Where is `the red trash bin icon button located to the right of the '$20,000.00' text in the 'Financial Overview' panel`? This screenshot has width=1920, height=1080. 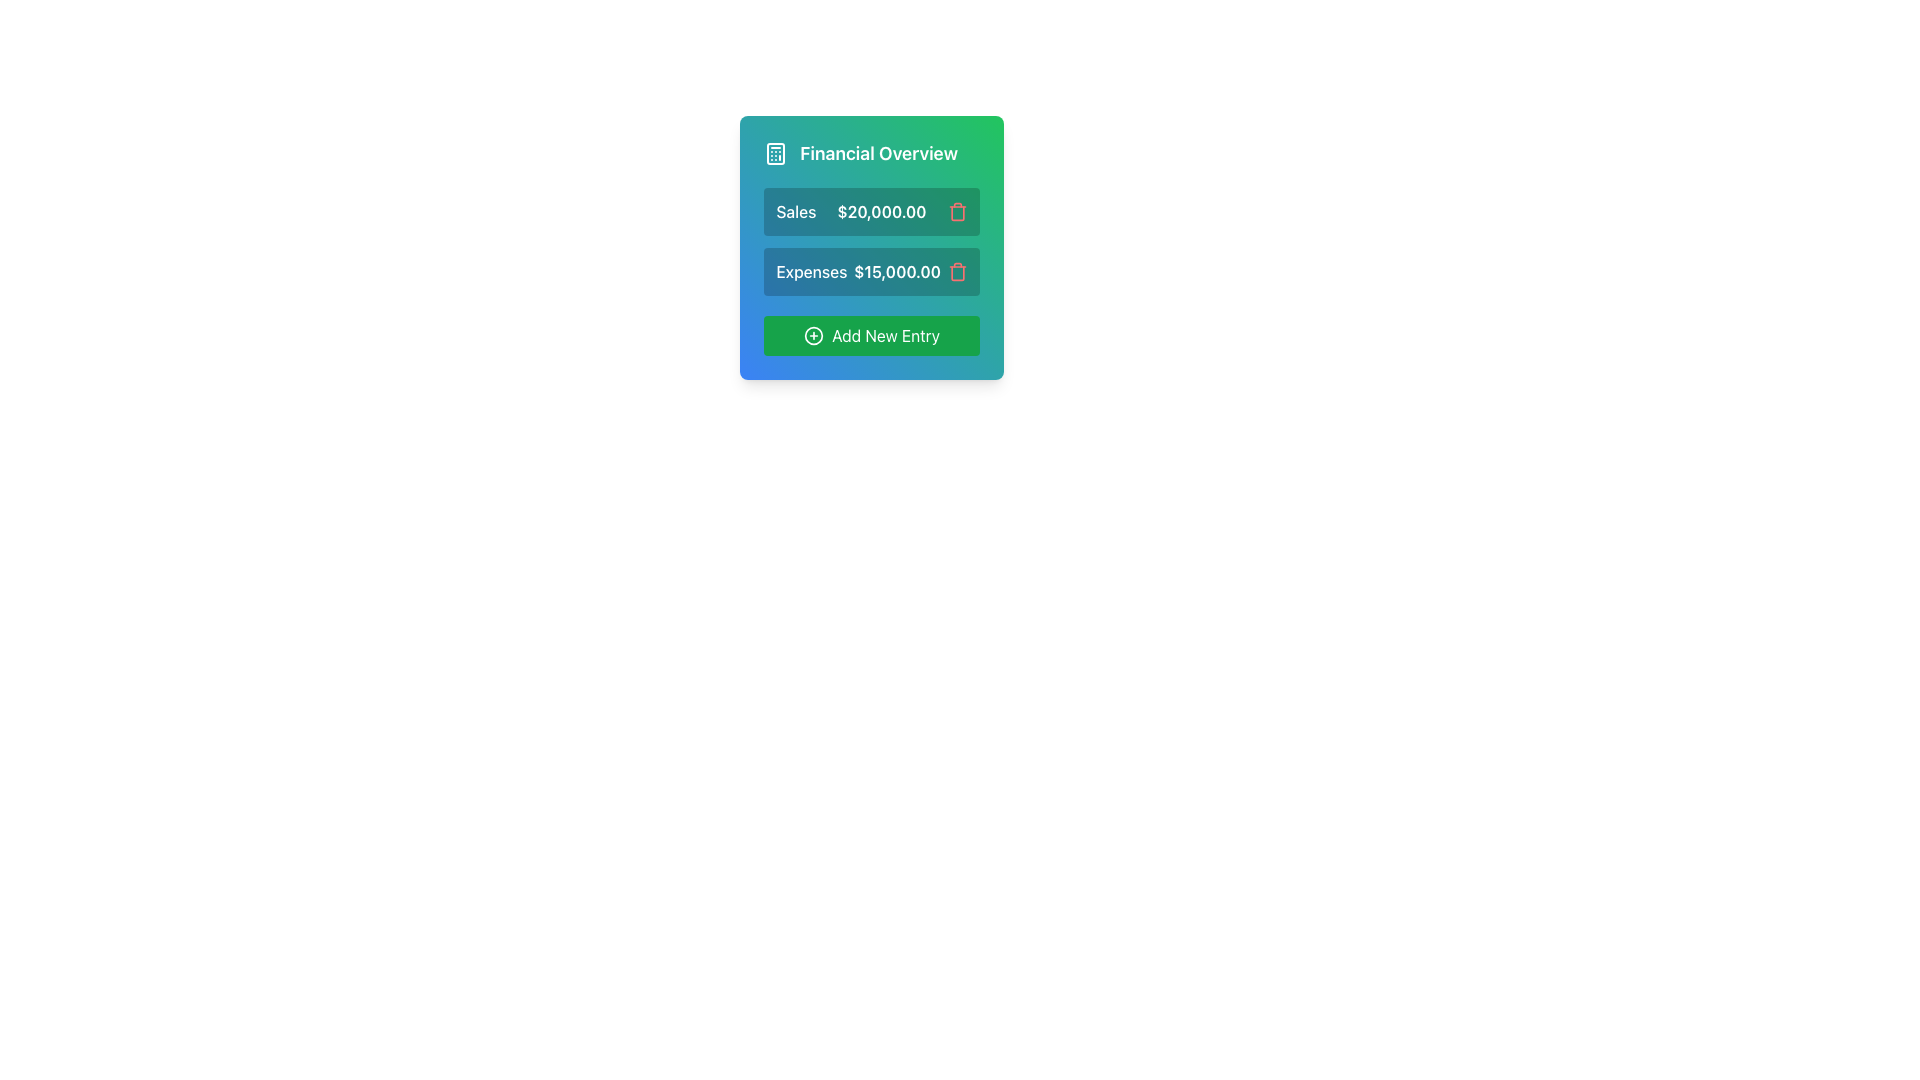
the red trash bin icon button located to the right of the '$20,000.00' text in the 'Financial Overview' panel is located at coordinates (956, 212).